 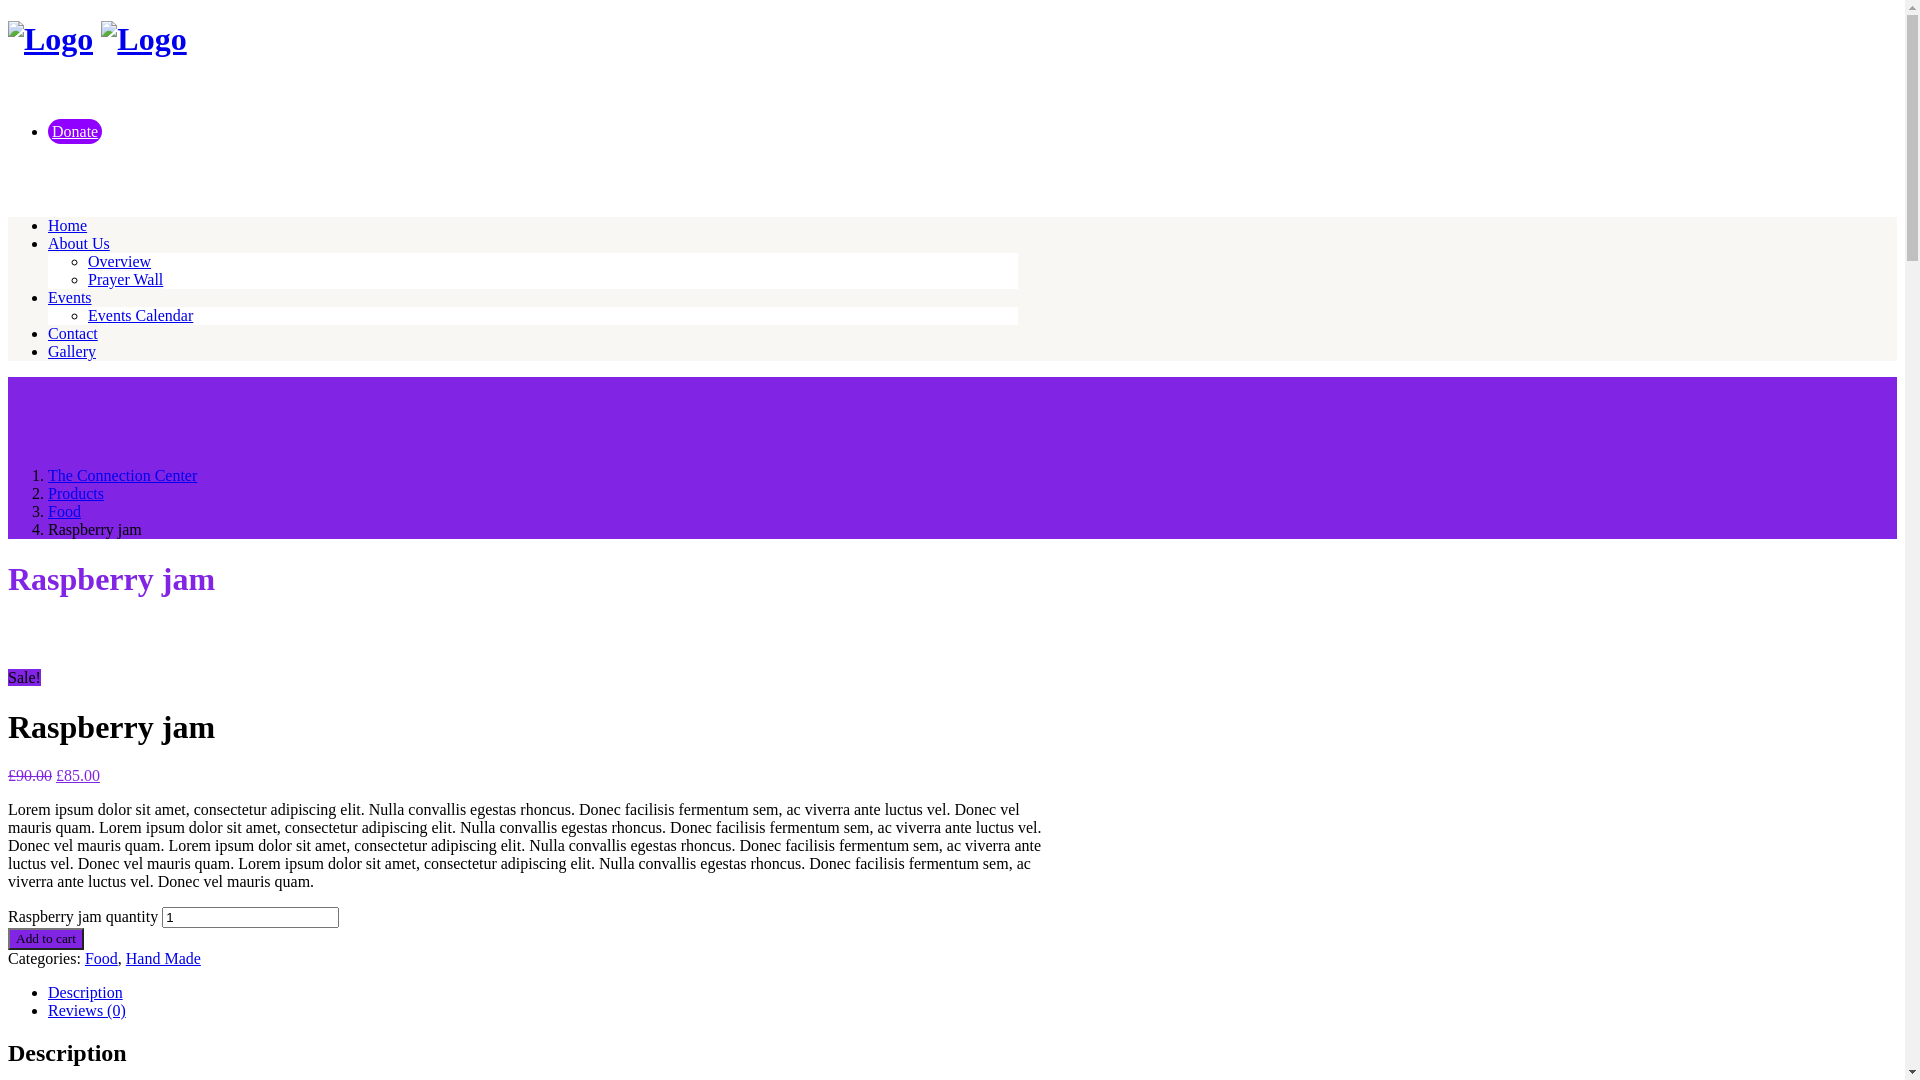 I want to click on 'Gallery', so click(x=72, y=350).